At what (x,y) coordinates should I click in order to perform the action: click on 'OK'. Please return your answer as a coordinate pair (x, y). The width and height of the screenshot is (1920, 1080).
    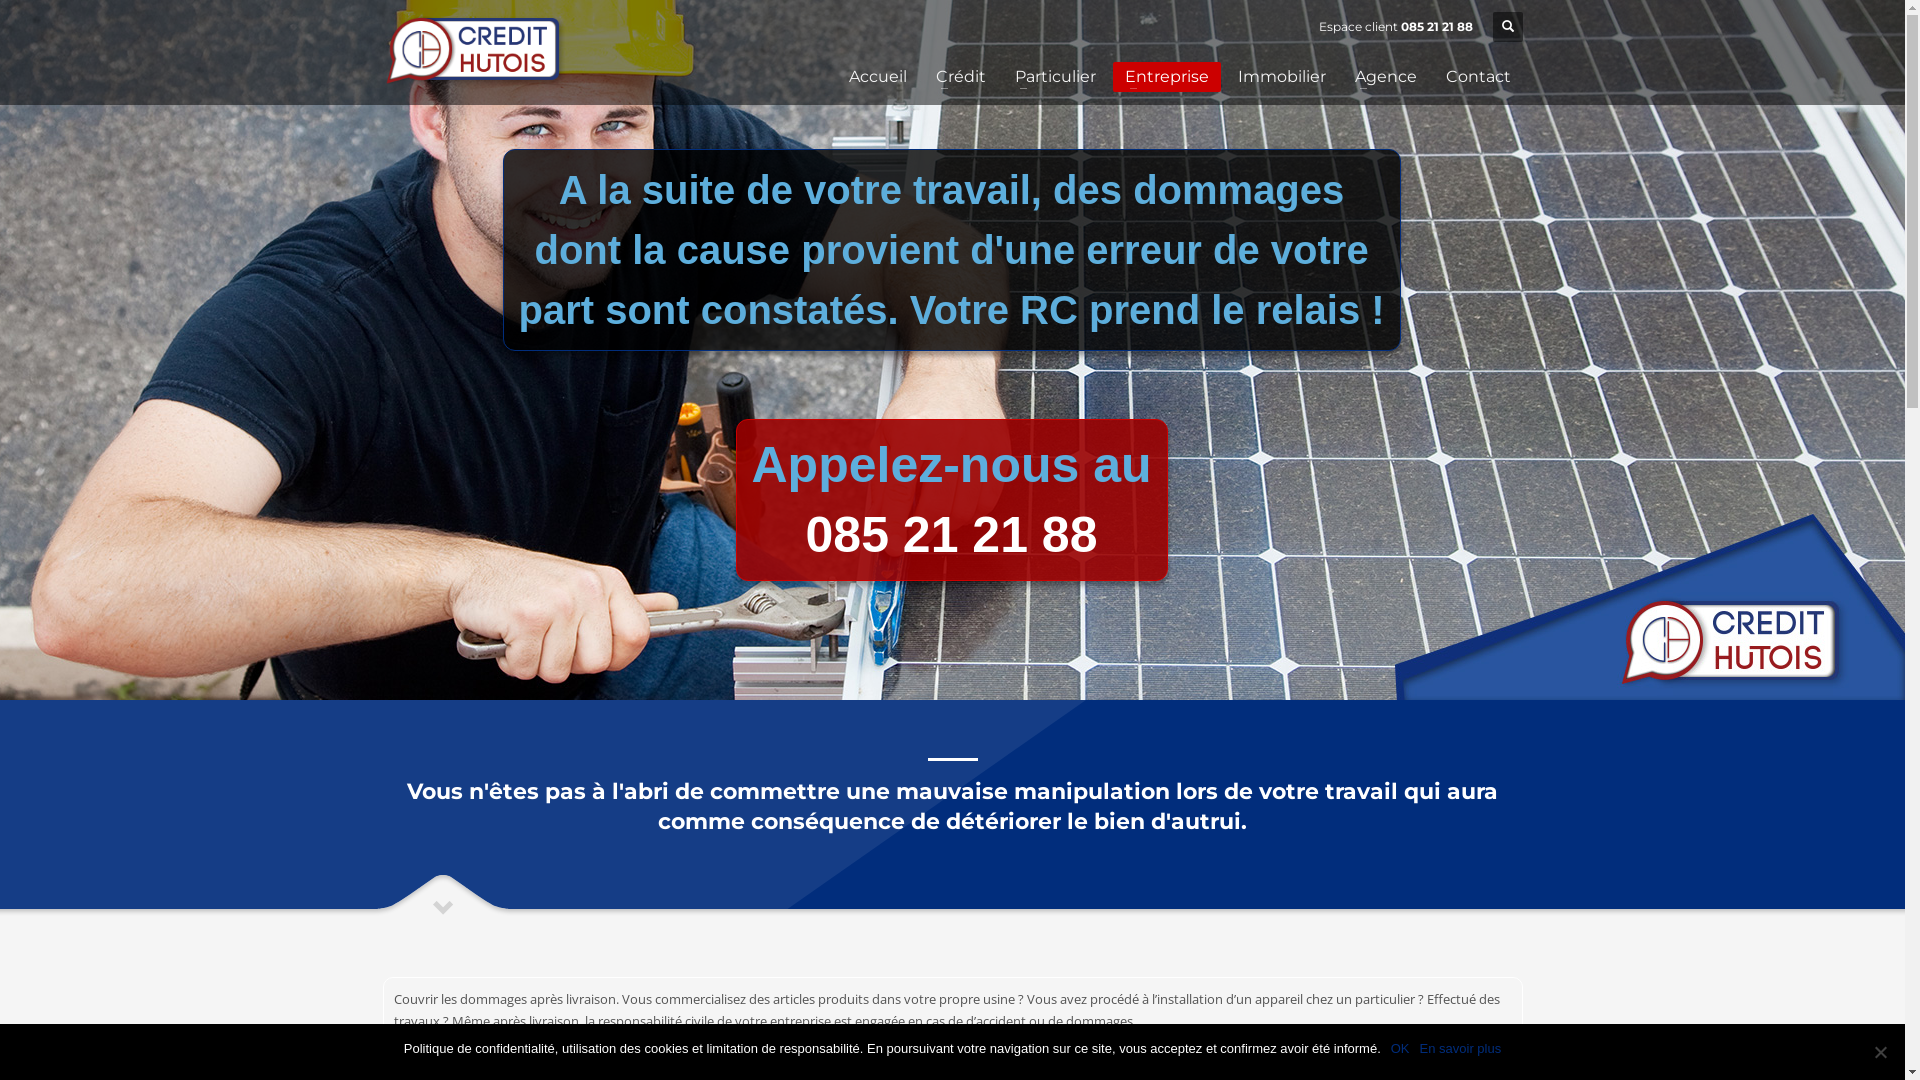
    Looking at the image, I should click on (1399, 1048).